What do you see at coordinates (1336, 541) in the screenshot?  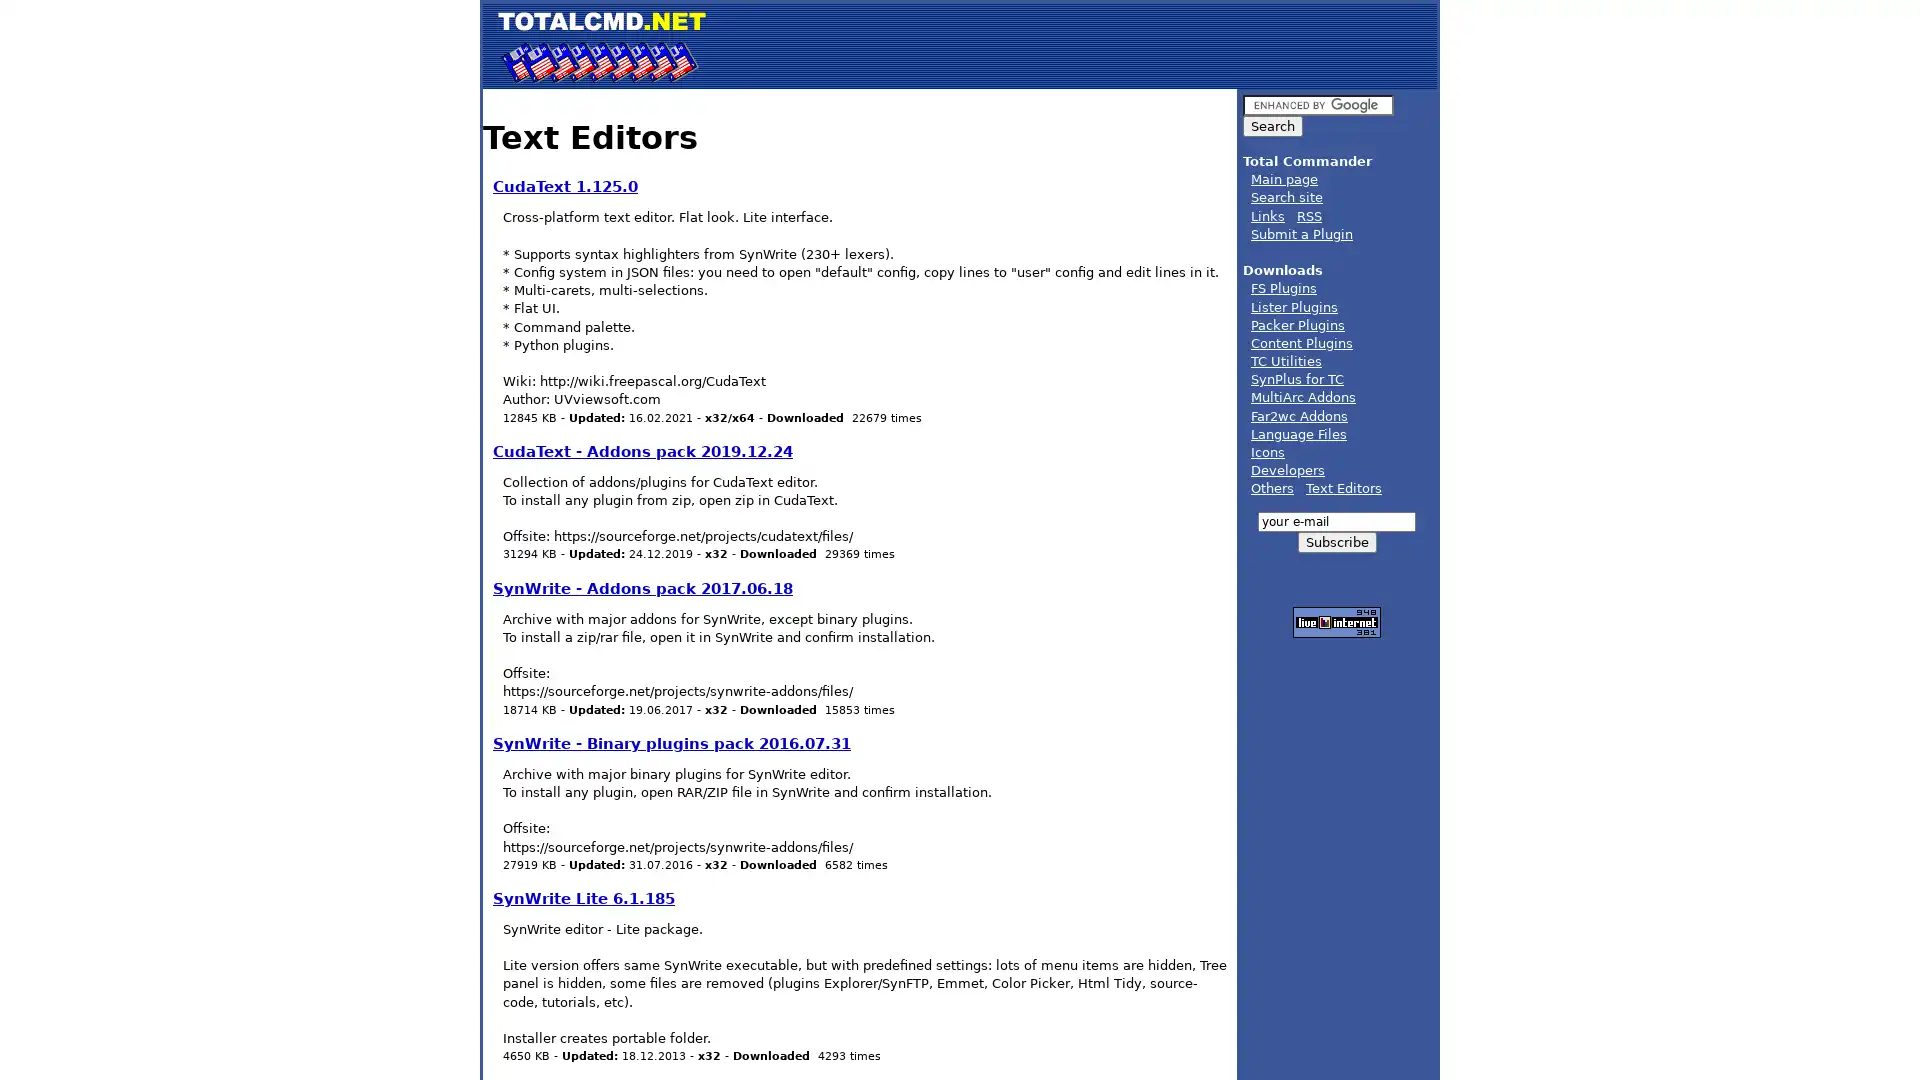 I see `Subscribe` at bounding box center [1336, 541].